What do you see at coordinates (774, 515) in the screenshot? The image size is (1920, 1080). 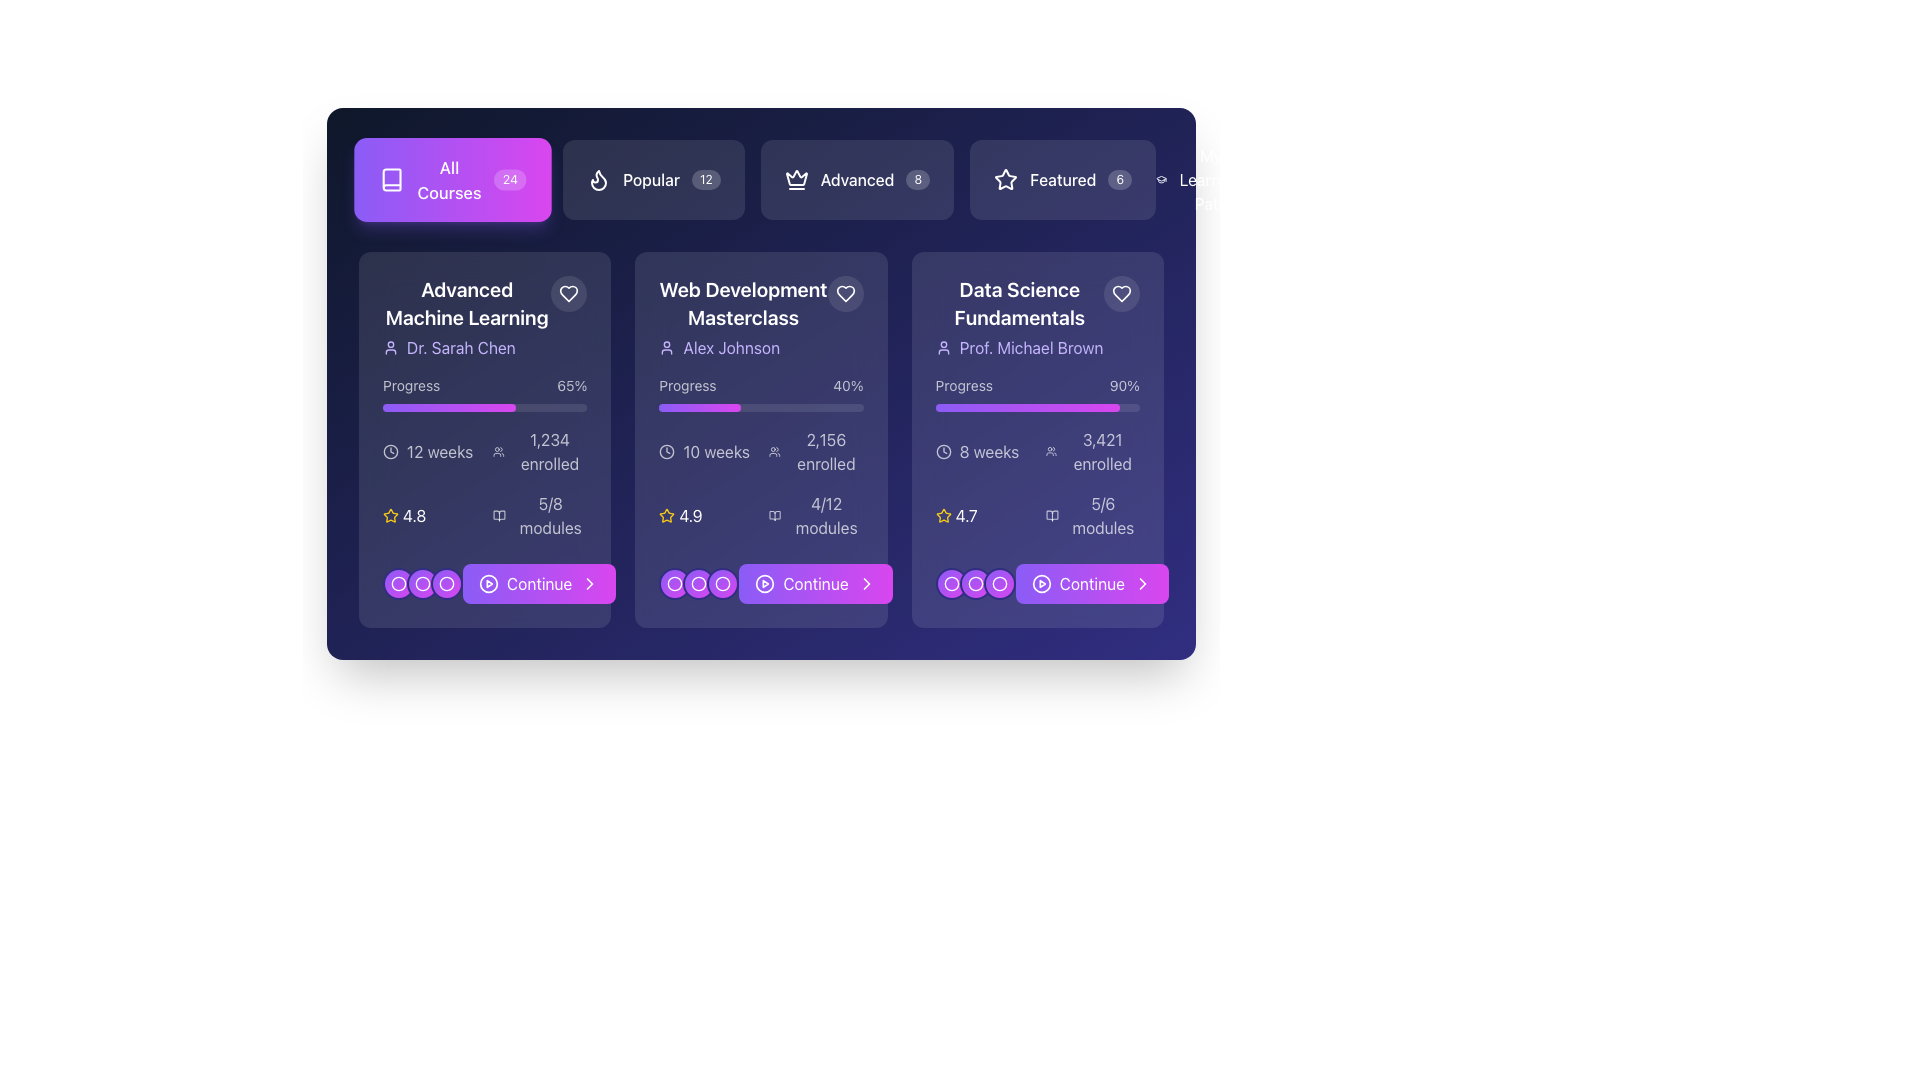 I see `the small open book icon located in the information area of the 'Web Development Masterclass' card, positioned adjacent to the '4/12 modules' text` at bounding box center [774, 515].